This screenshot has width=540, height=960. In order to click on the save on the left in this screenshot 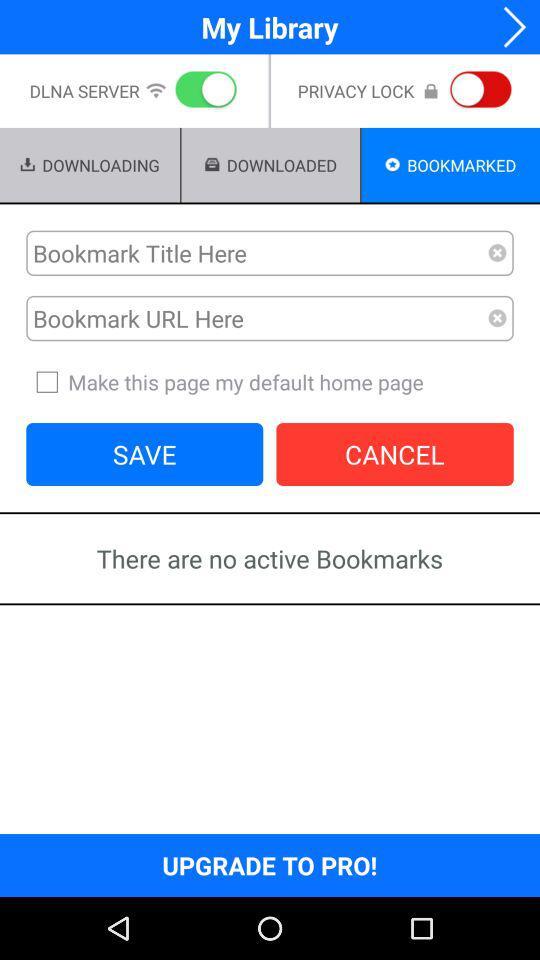, I will do `click(143, 454)`.